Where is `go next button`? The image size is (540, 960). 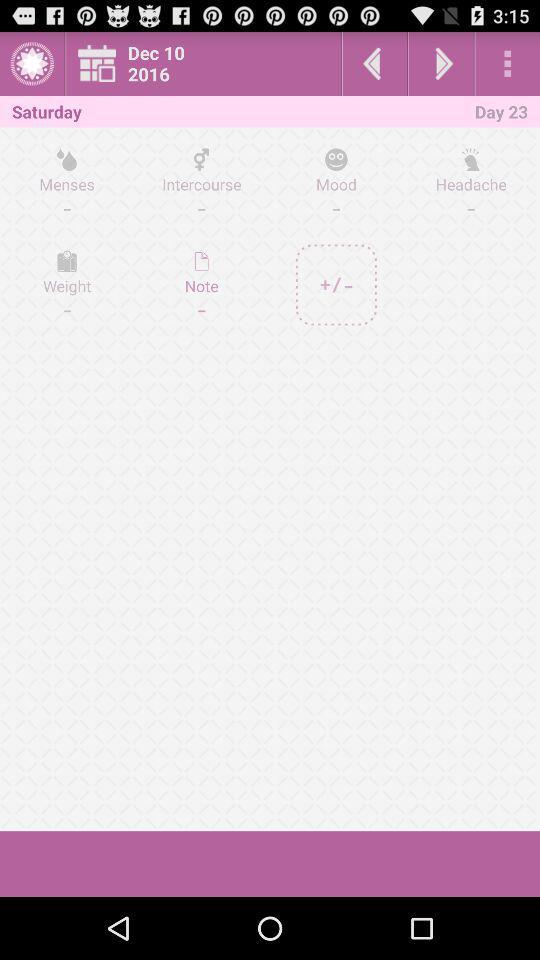 go next button is located at coordinates (441, 63).